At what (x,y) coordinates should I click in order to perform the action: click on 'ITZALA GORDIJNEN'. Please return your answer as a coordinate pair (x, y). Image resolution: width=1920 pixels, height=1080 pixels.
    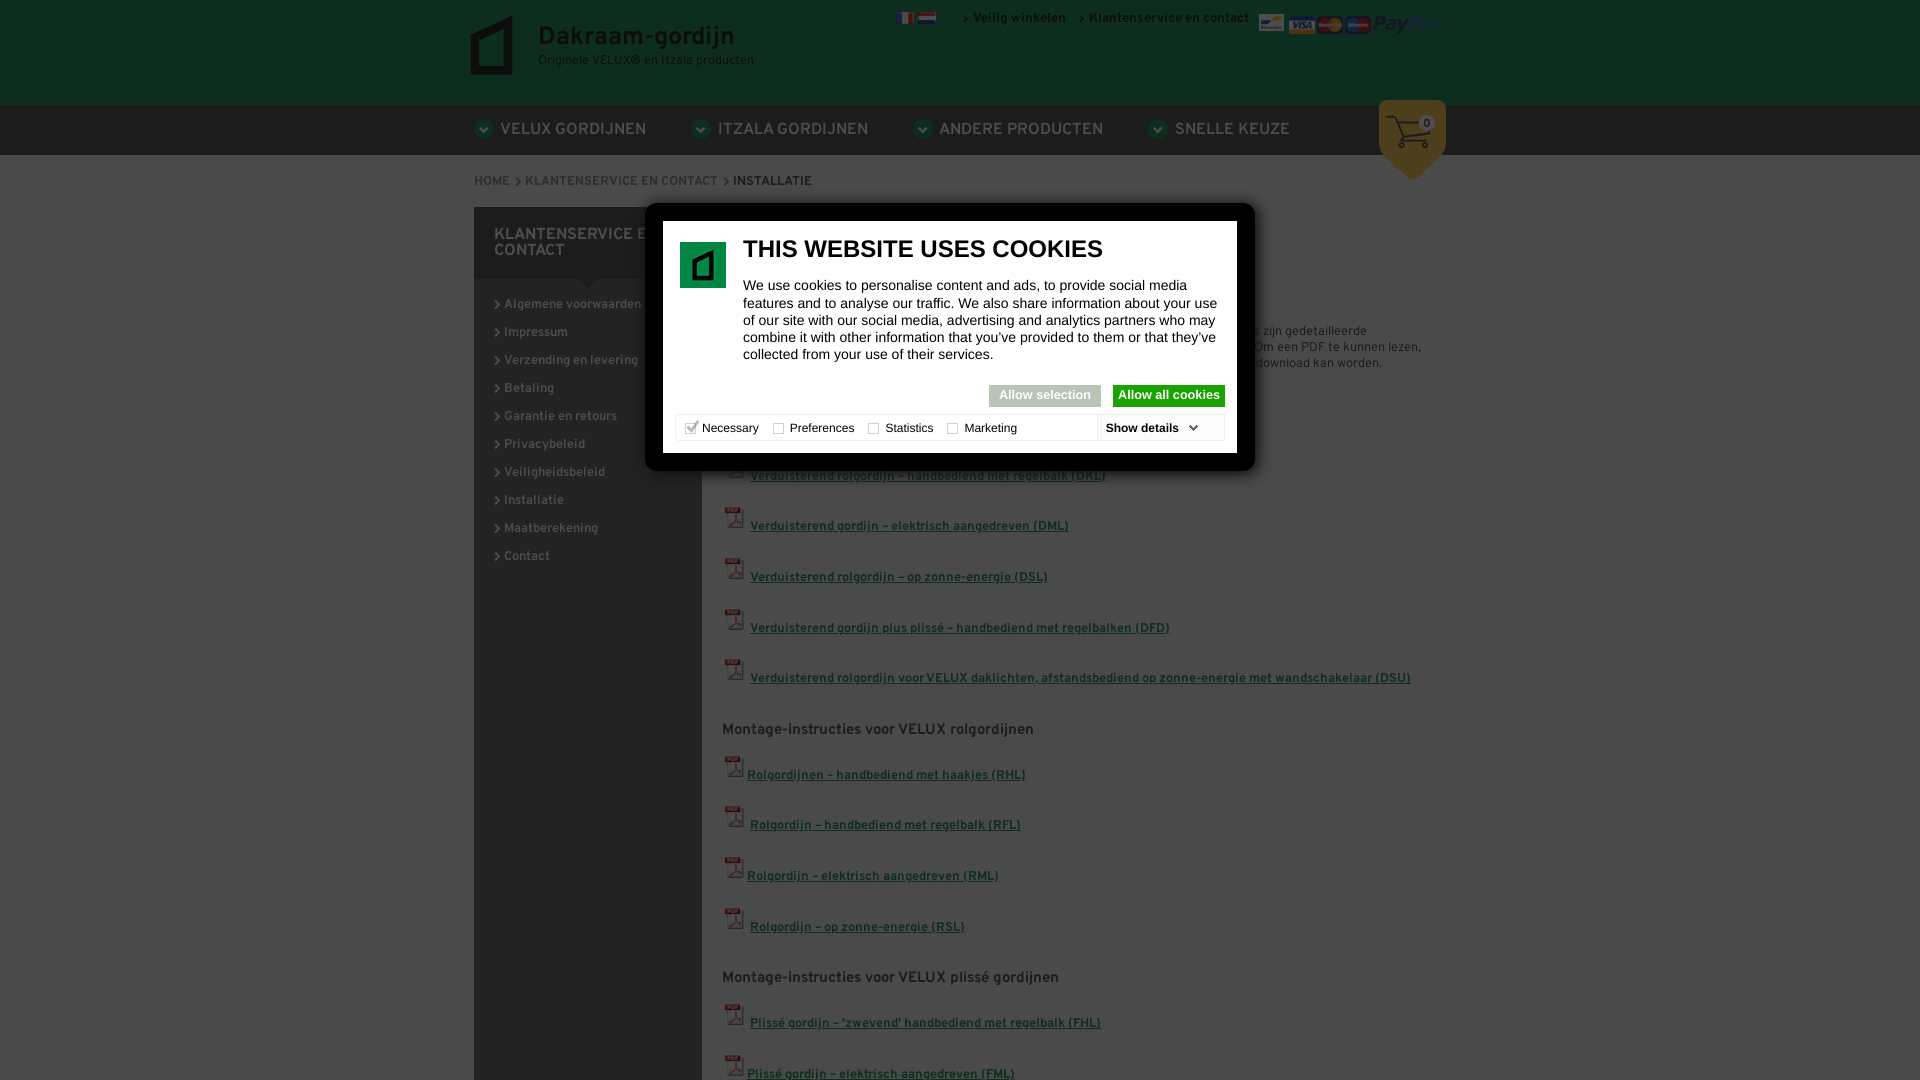
    Looking at the image, I should click on (778, 130).